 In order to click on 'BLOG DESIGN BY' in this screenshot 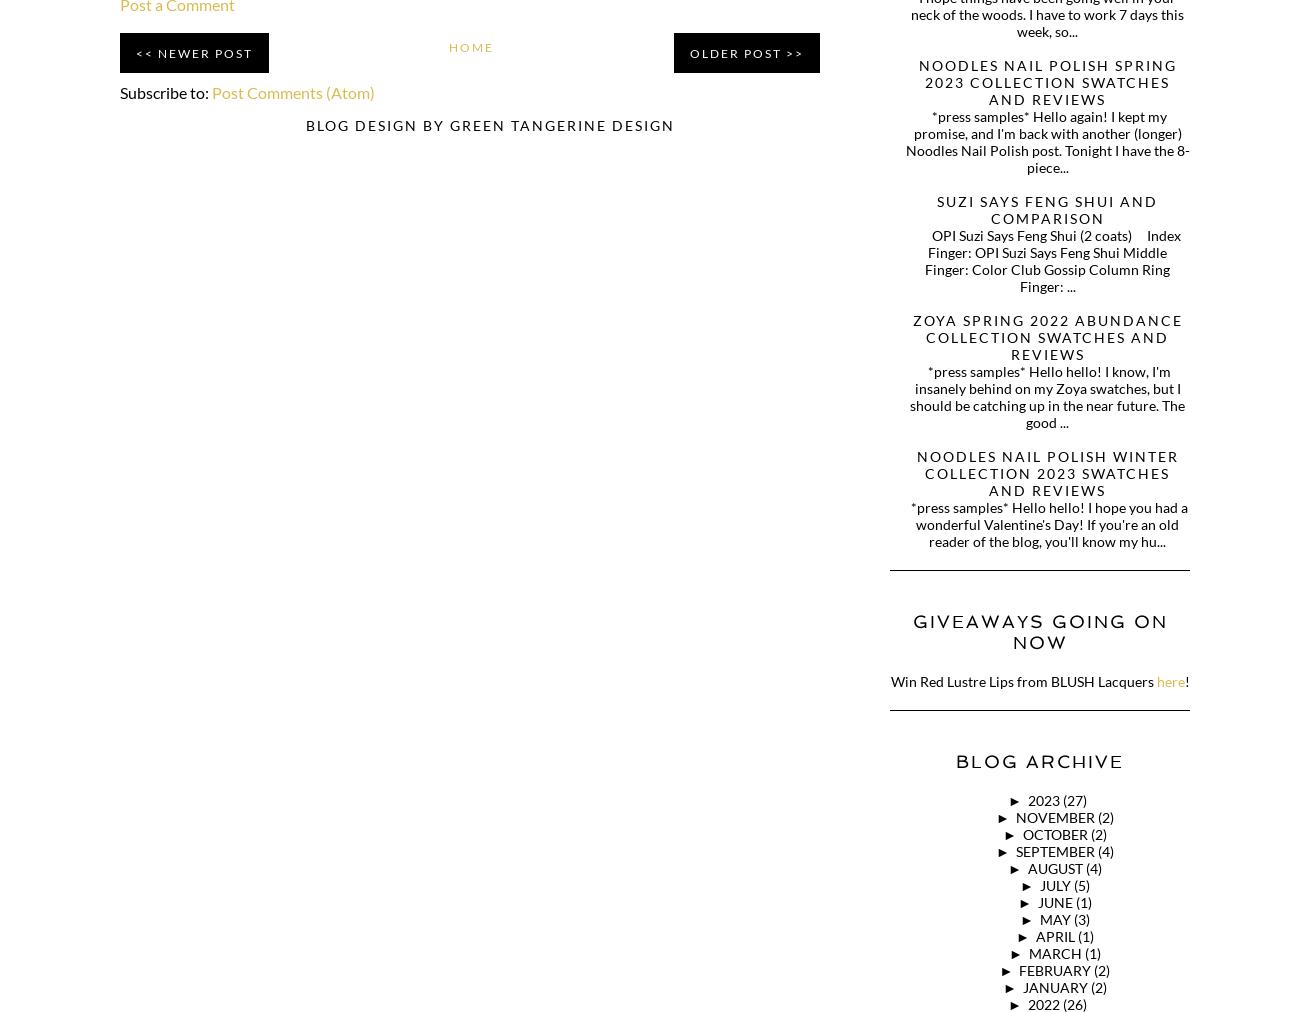, I will do `click(376, 123)`.